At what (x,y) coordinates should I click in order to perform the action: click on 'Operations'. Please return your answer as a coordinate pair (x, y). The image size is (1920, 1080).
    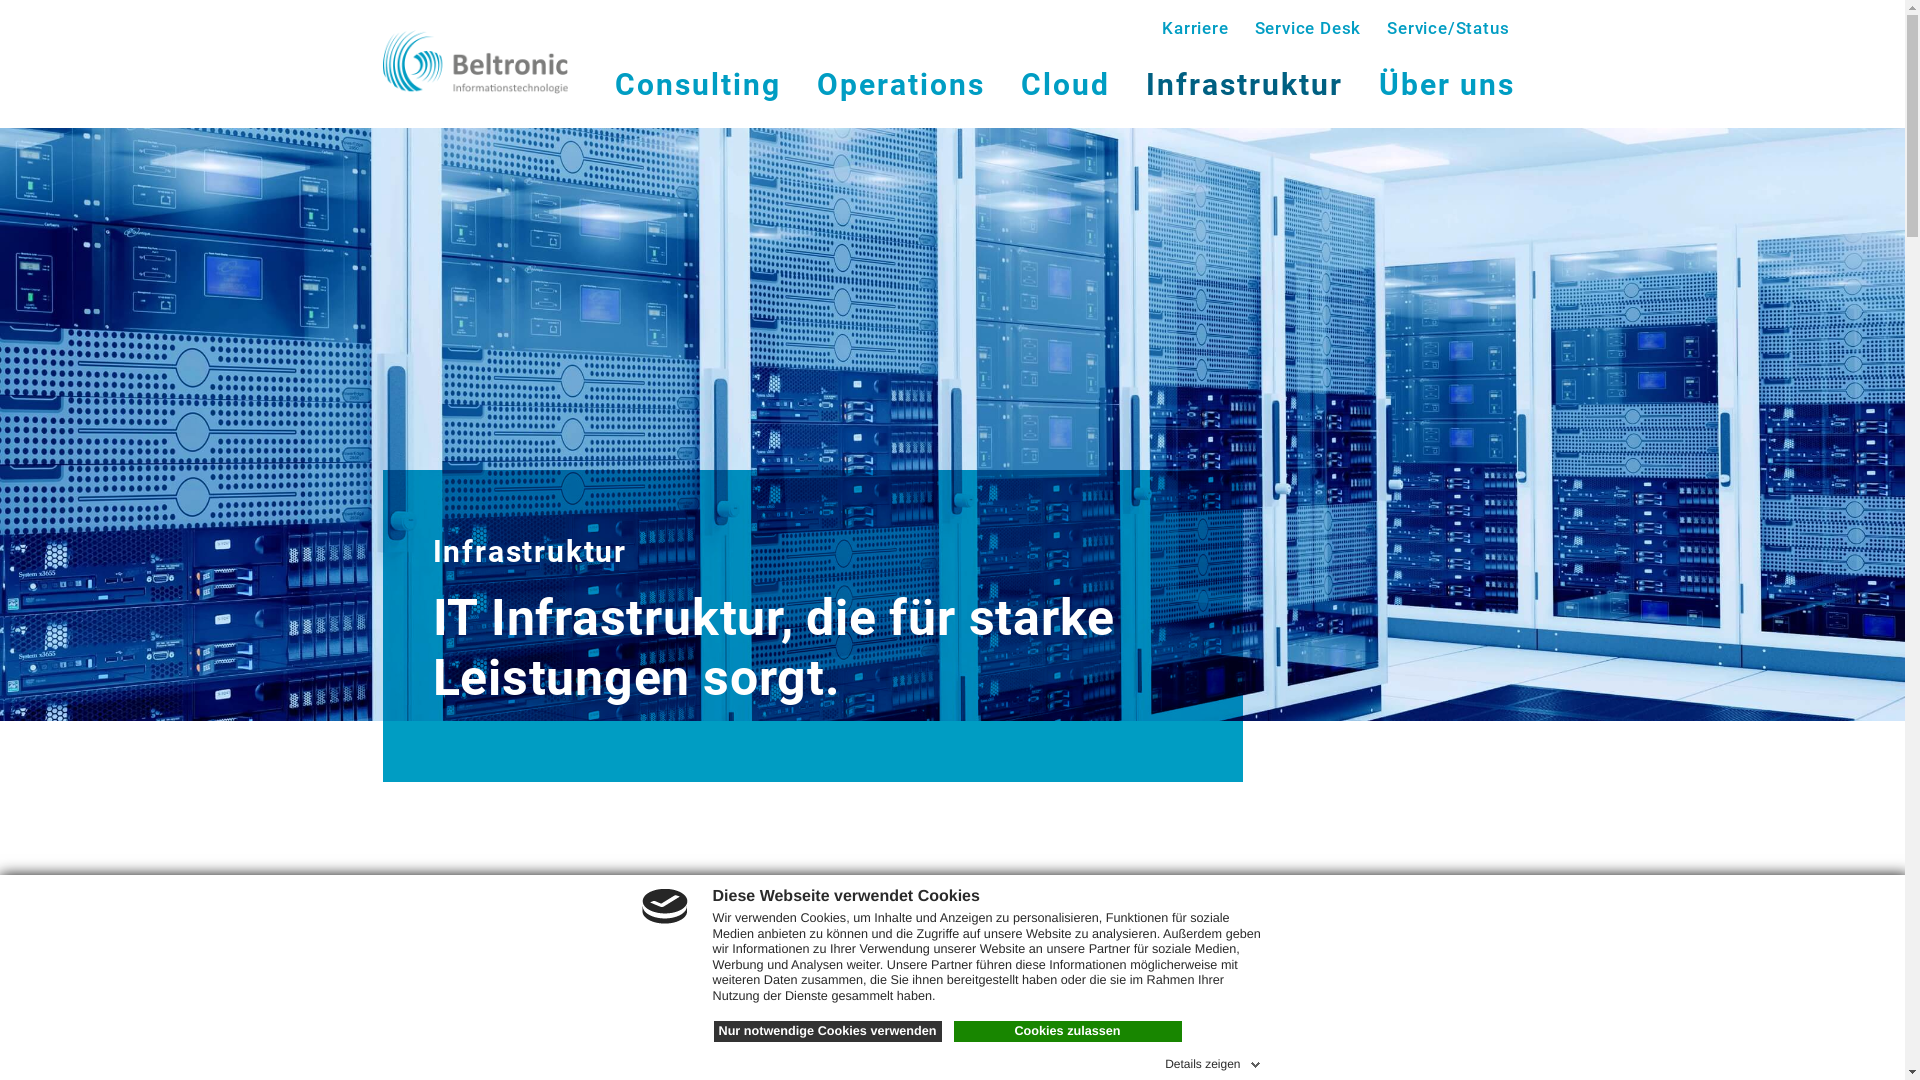
    Looking at the image, I should click on (899, 83).